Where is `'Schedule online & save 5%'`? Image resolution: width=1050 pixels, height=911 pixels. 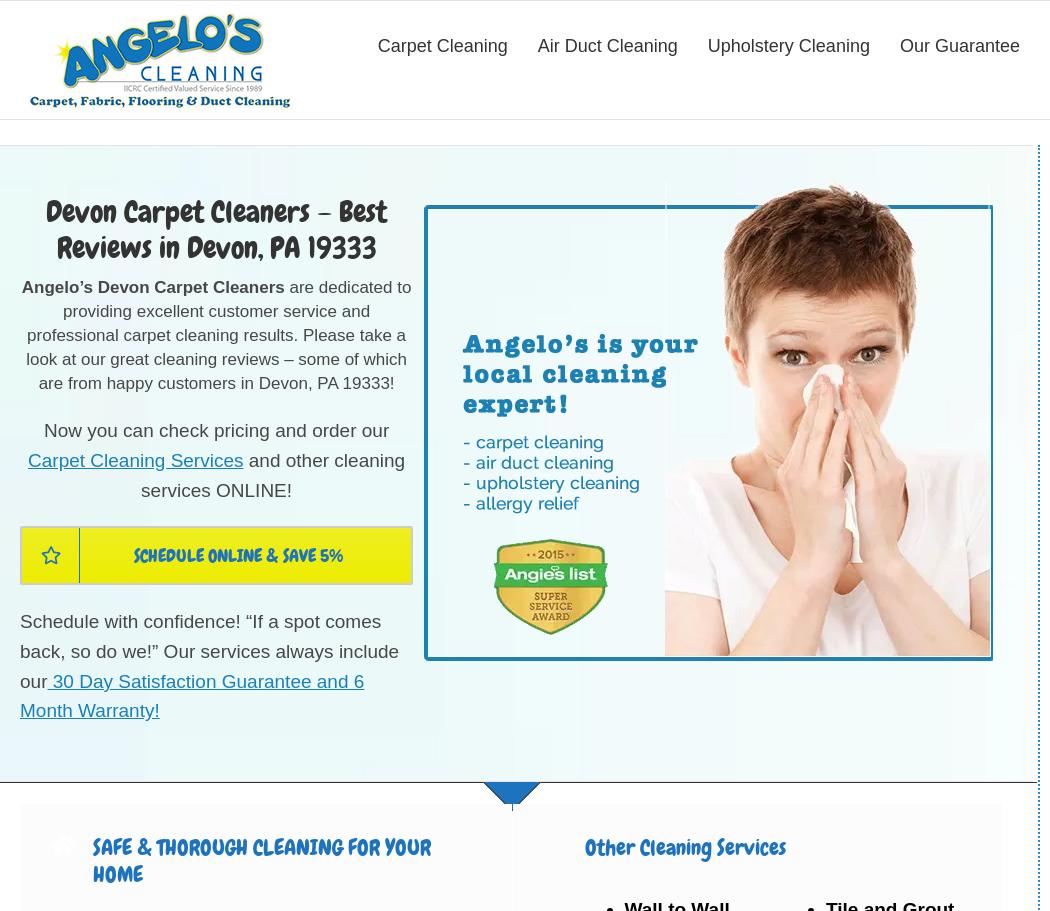 'Schedule online & save 5%' is located at coordinates (132, 553).